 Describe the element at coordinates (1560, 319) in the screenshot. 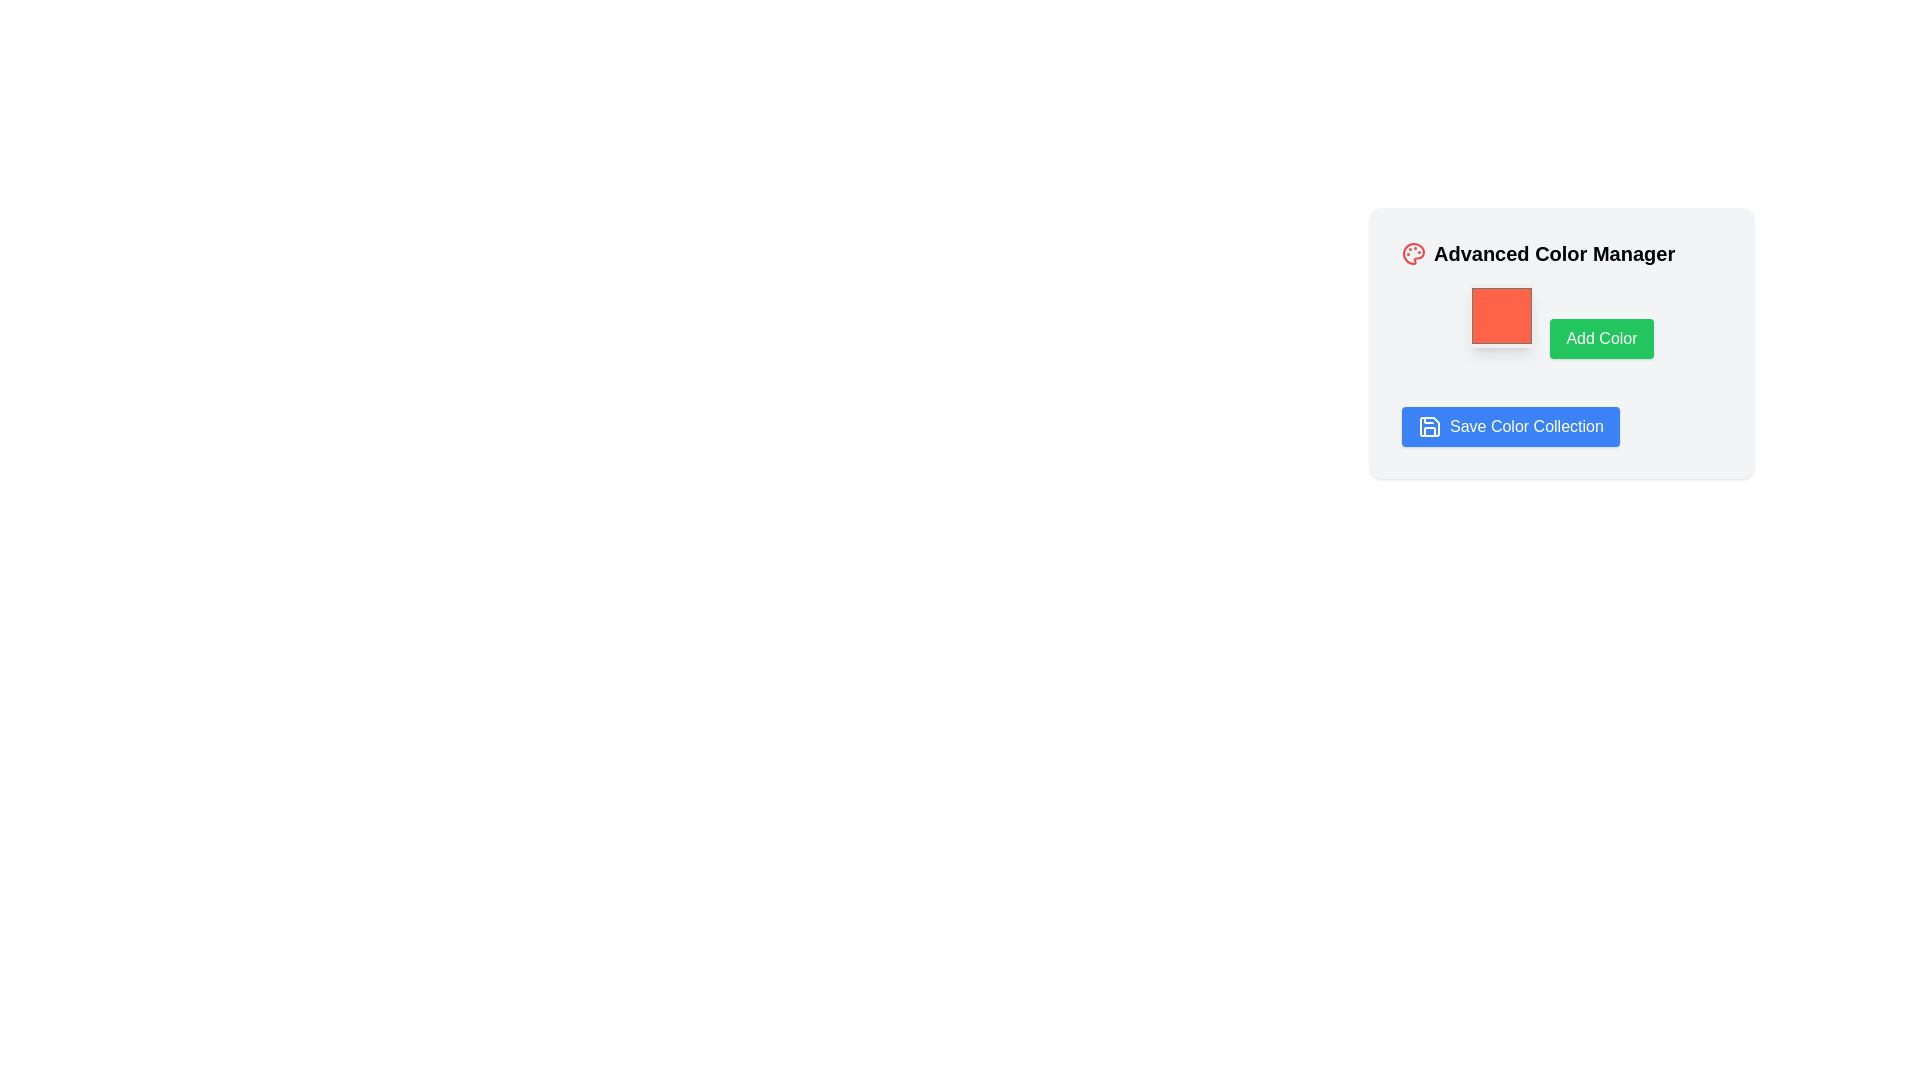

I see `the button used to confirm the selection or addition of a color in the 'Advanced Color Manager' card` at that location.